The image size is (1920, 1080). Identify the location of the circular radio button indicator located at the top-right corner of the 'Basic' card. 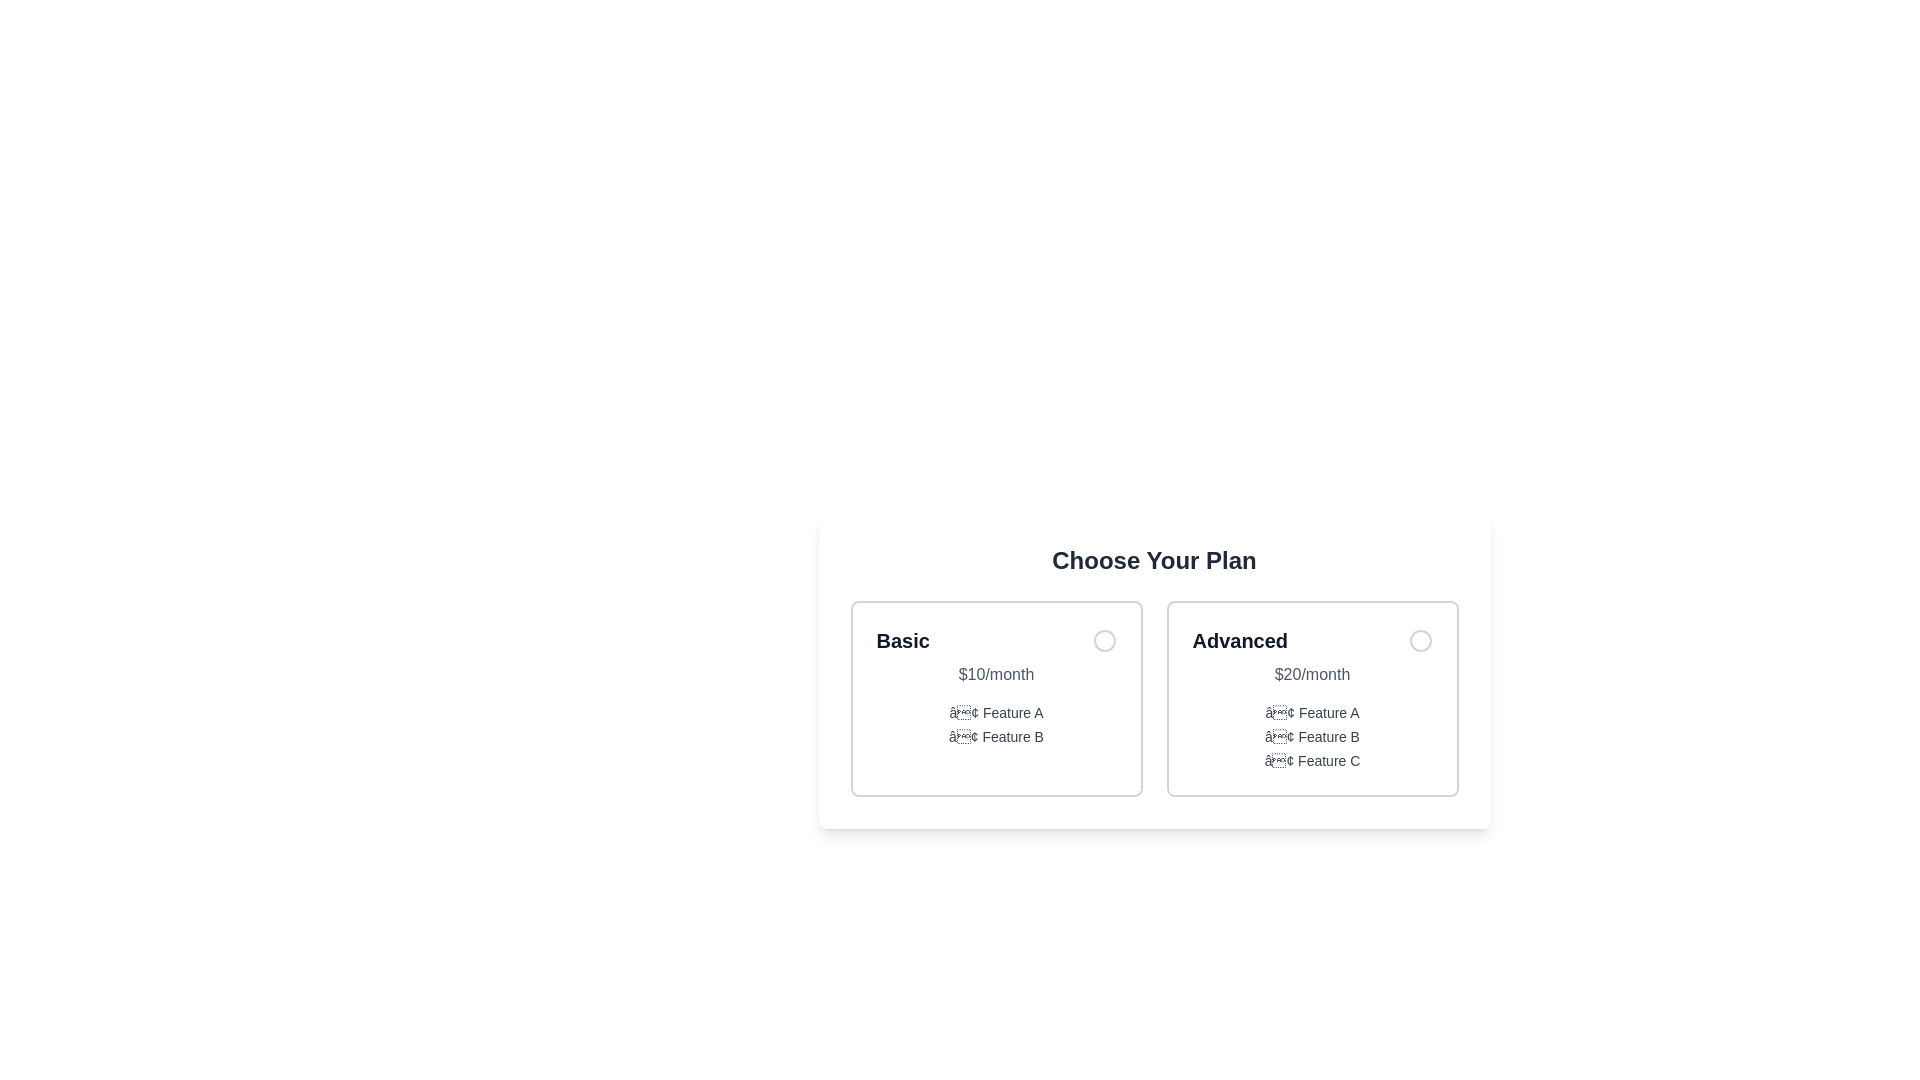
(1103, 640).